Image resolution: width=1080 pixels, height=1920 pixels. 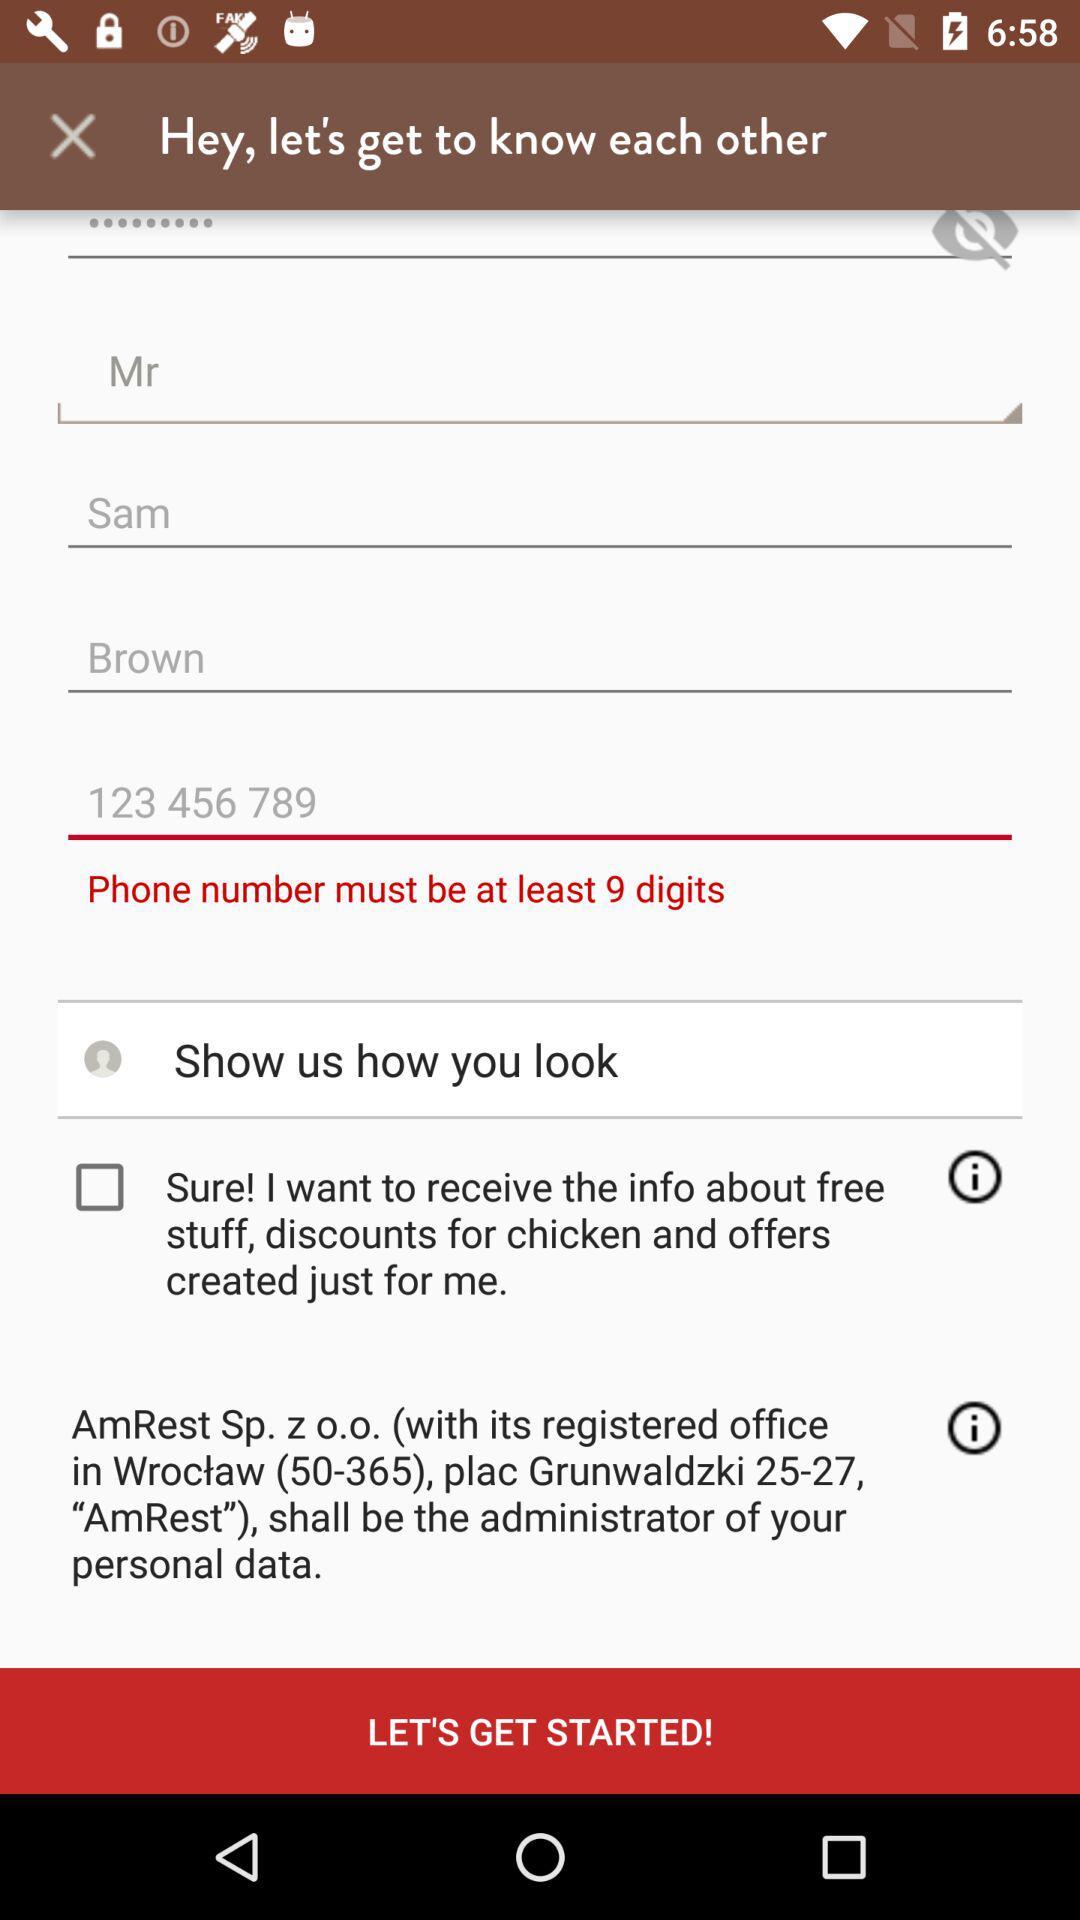 What do you see at coordinates (974, 243) in the screenshot?
I see `the item above the mr icon` at bounding box center [974, 243].